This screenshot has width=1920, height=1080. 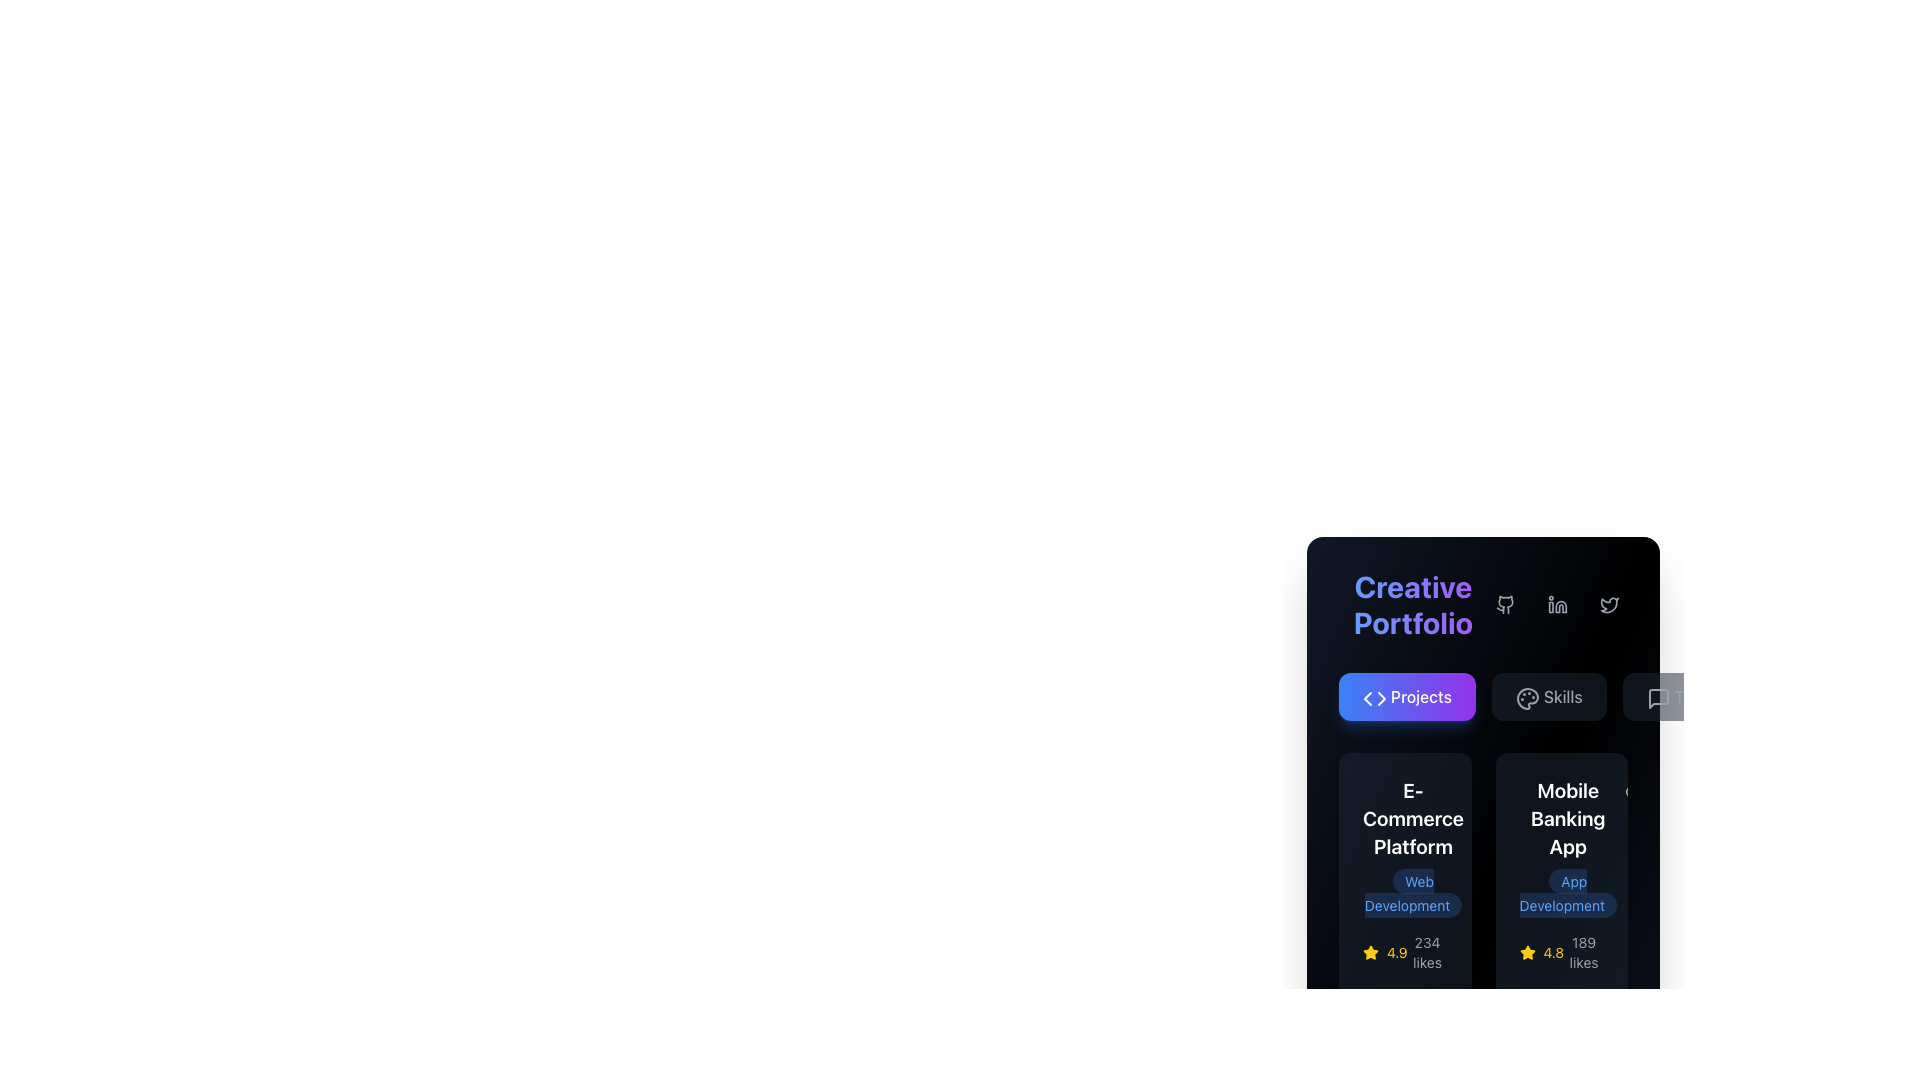 What do you see at coordinates (1552, 951) in the screenshot?
I see `the text label displaying the rating '4.8' in bold yellow font, located at the bottom-right corner of the 'Mobile Banking App' project card` at bounding box center [1552, 951].